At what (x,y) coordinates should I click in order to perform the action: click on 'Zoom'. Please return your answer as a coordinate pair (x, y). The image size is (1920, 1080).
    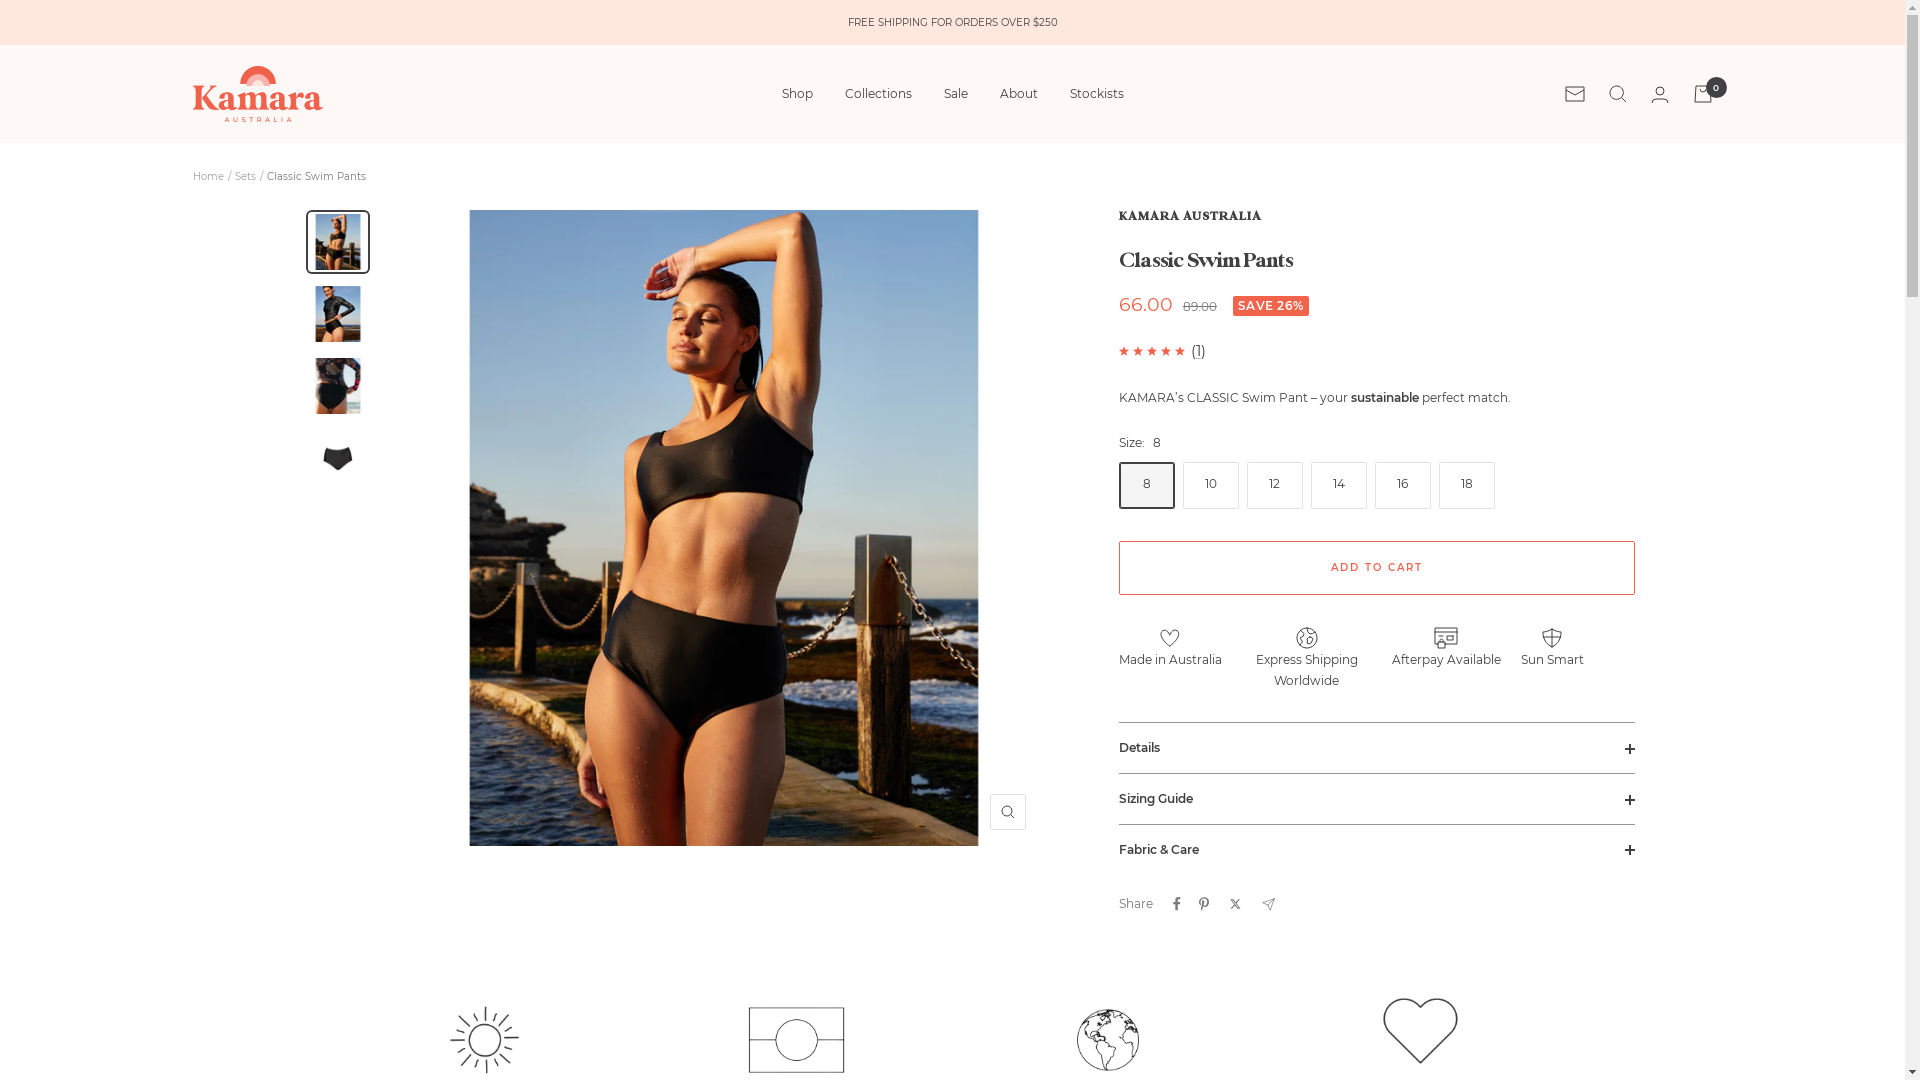
    Looking at the image, I should click on (1008, 812).